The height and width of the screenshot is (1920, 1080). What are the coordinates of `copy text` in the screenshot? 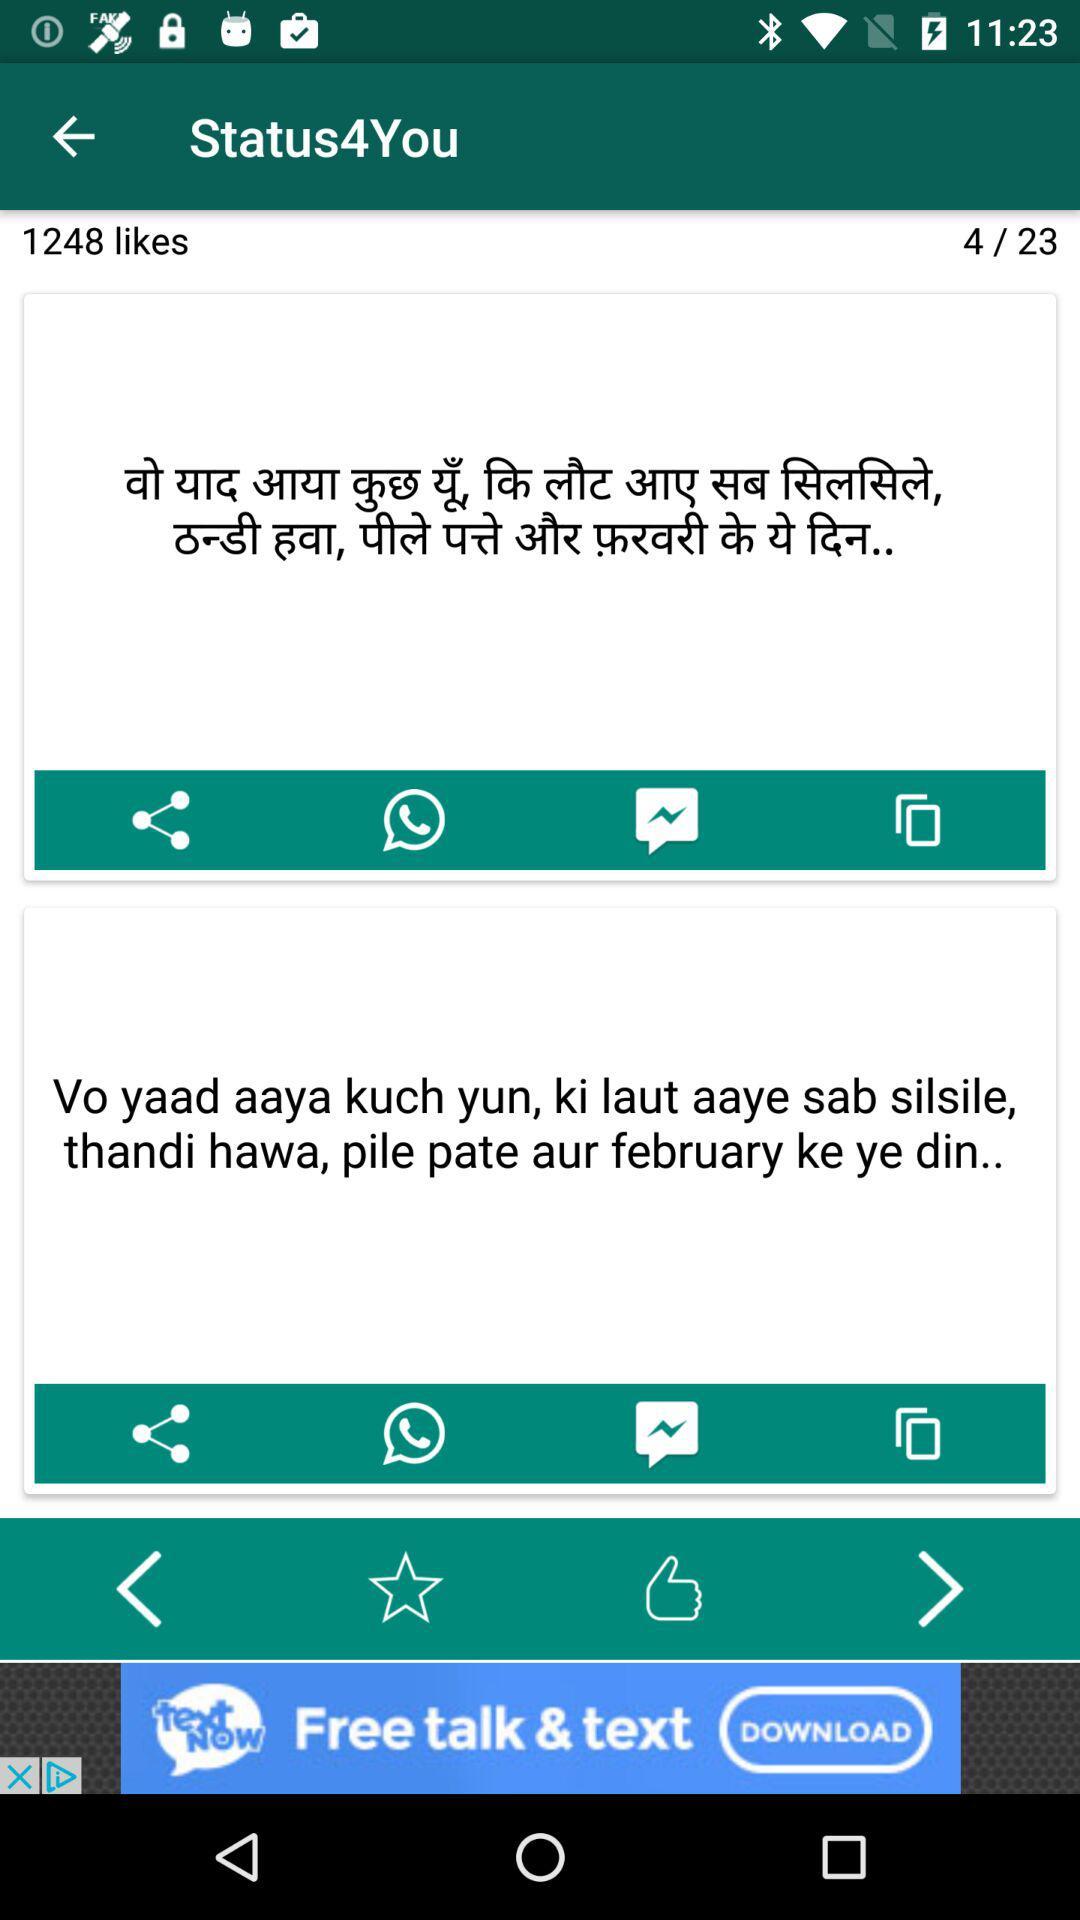 It's located at (919, 820).